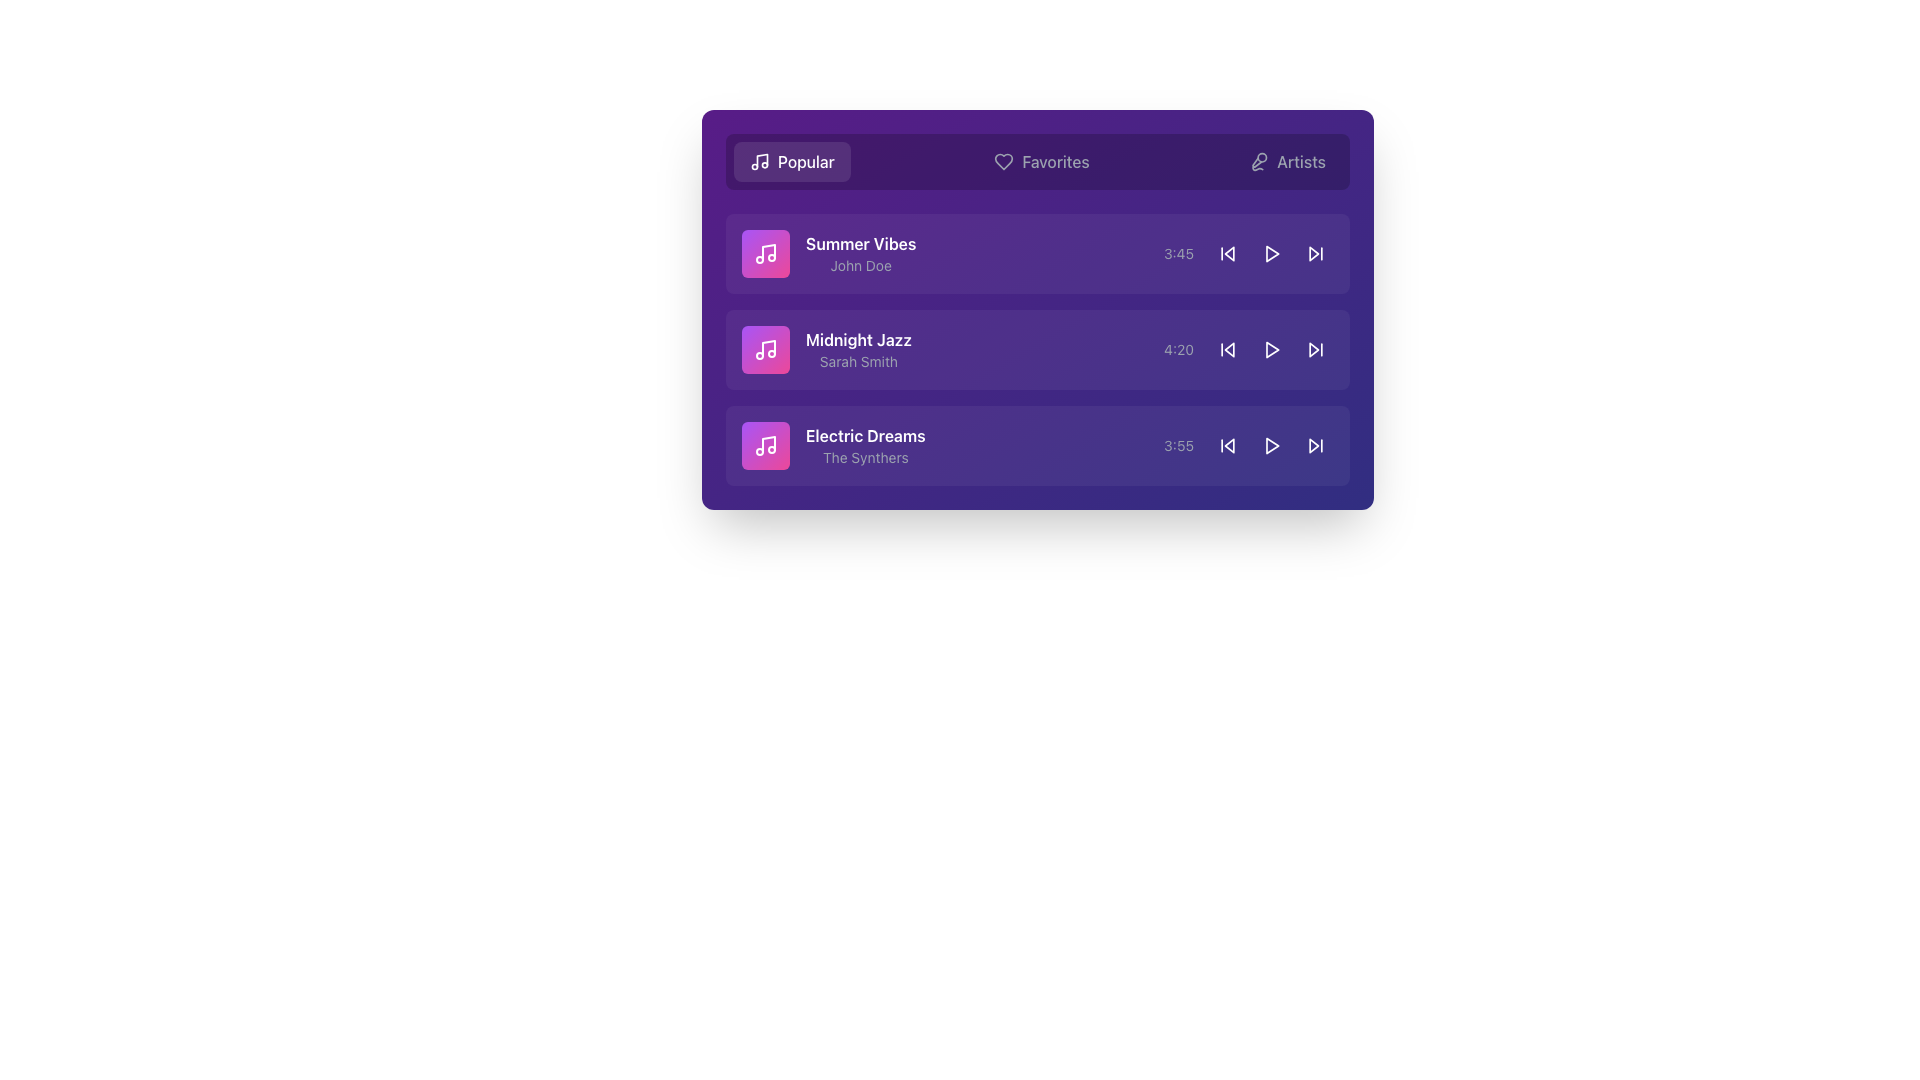 The image size is (1920, 1080). Describe the element at coordinates (1287, 161) in the screenshot. I see `the button that navigates to the artists section, which is the third option in the horizontal navigation bar located at the top-right of the component` at that location.